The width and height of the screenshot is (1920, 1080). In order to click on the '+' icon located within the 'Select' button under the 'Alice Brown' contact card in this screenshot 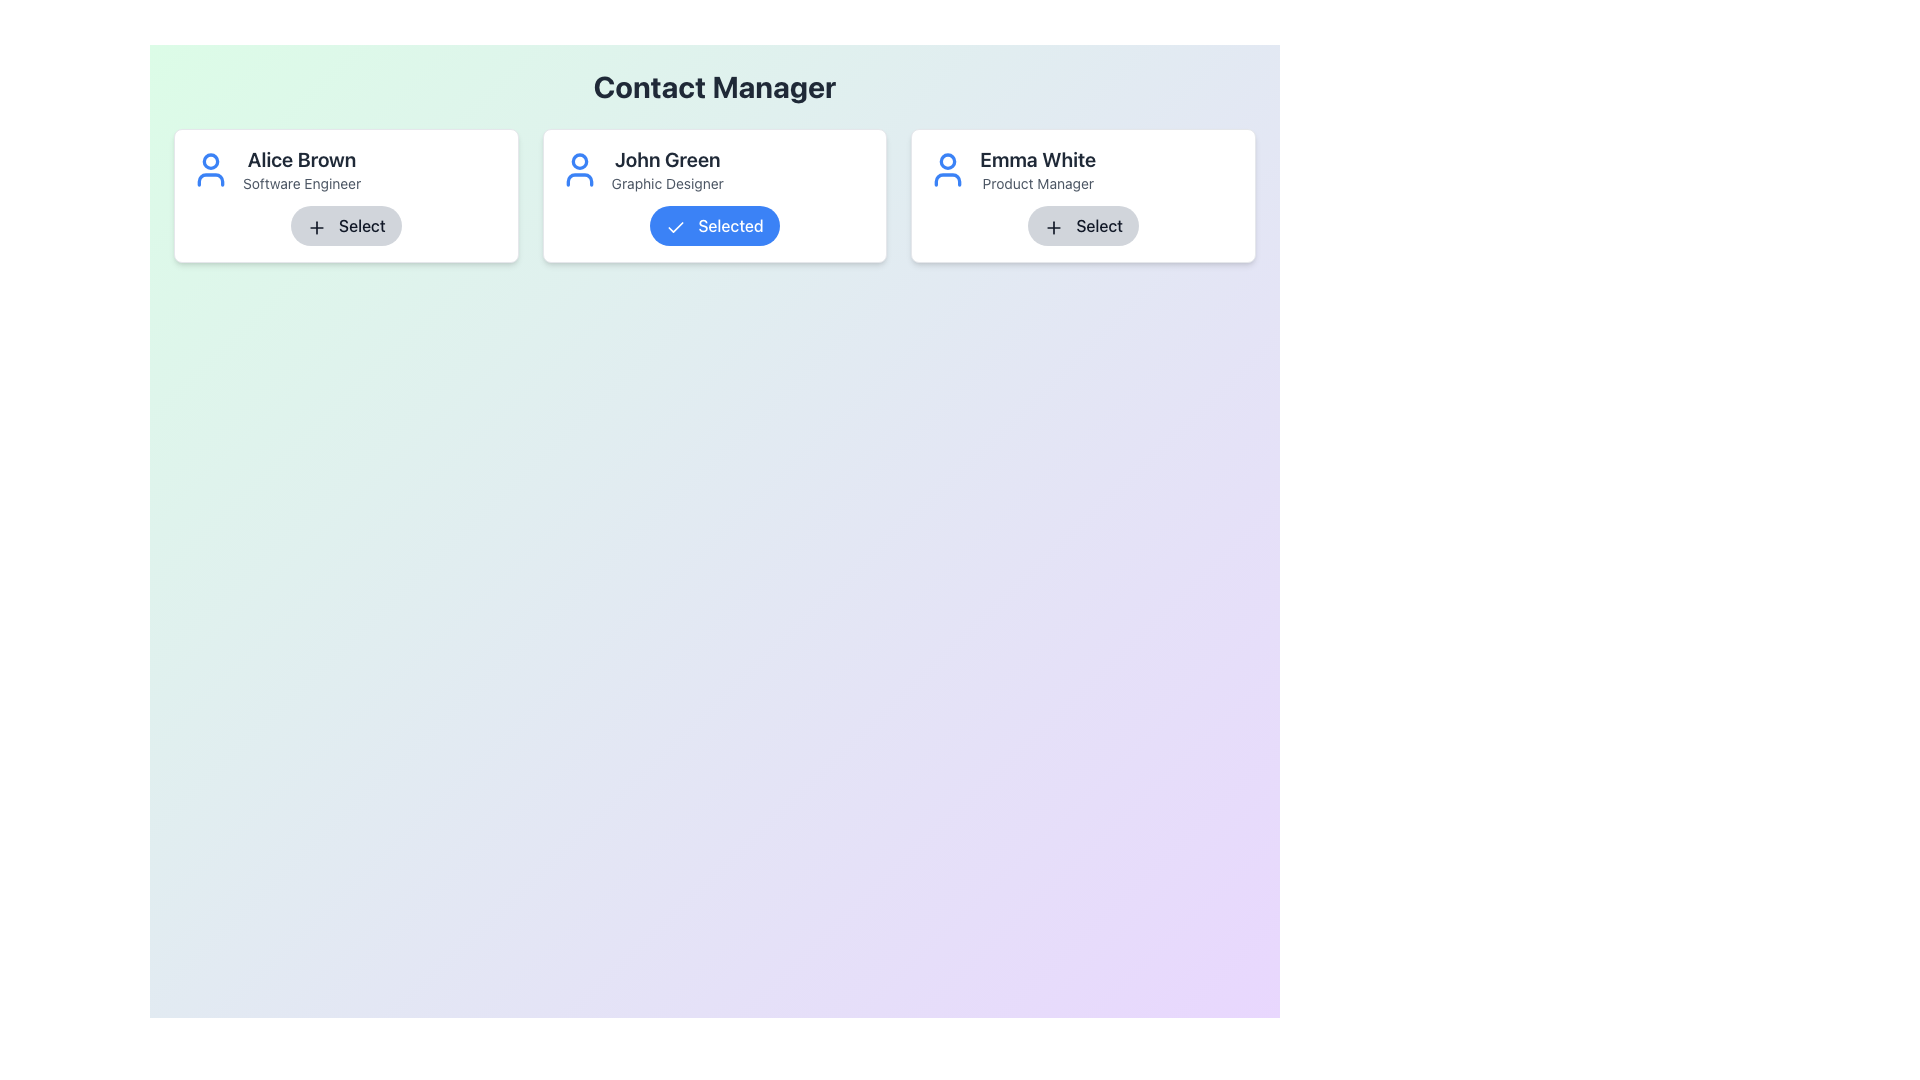, I will do `click(315, 226)`.